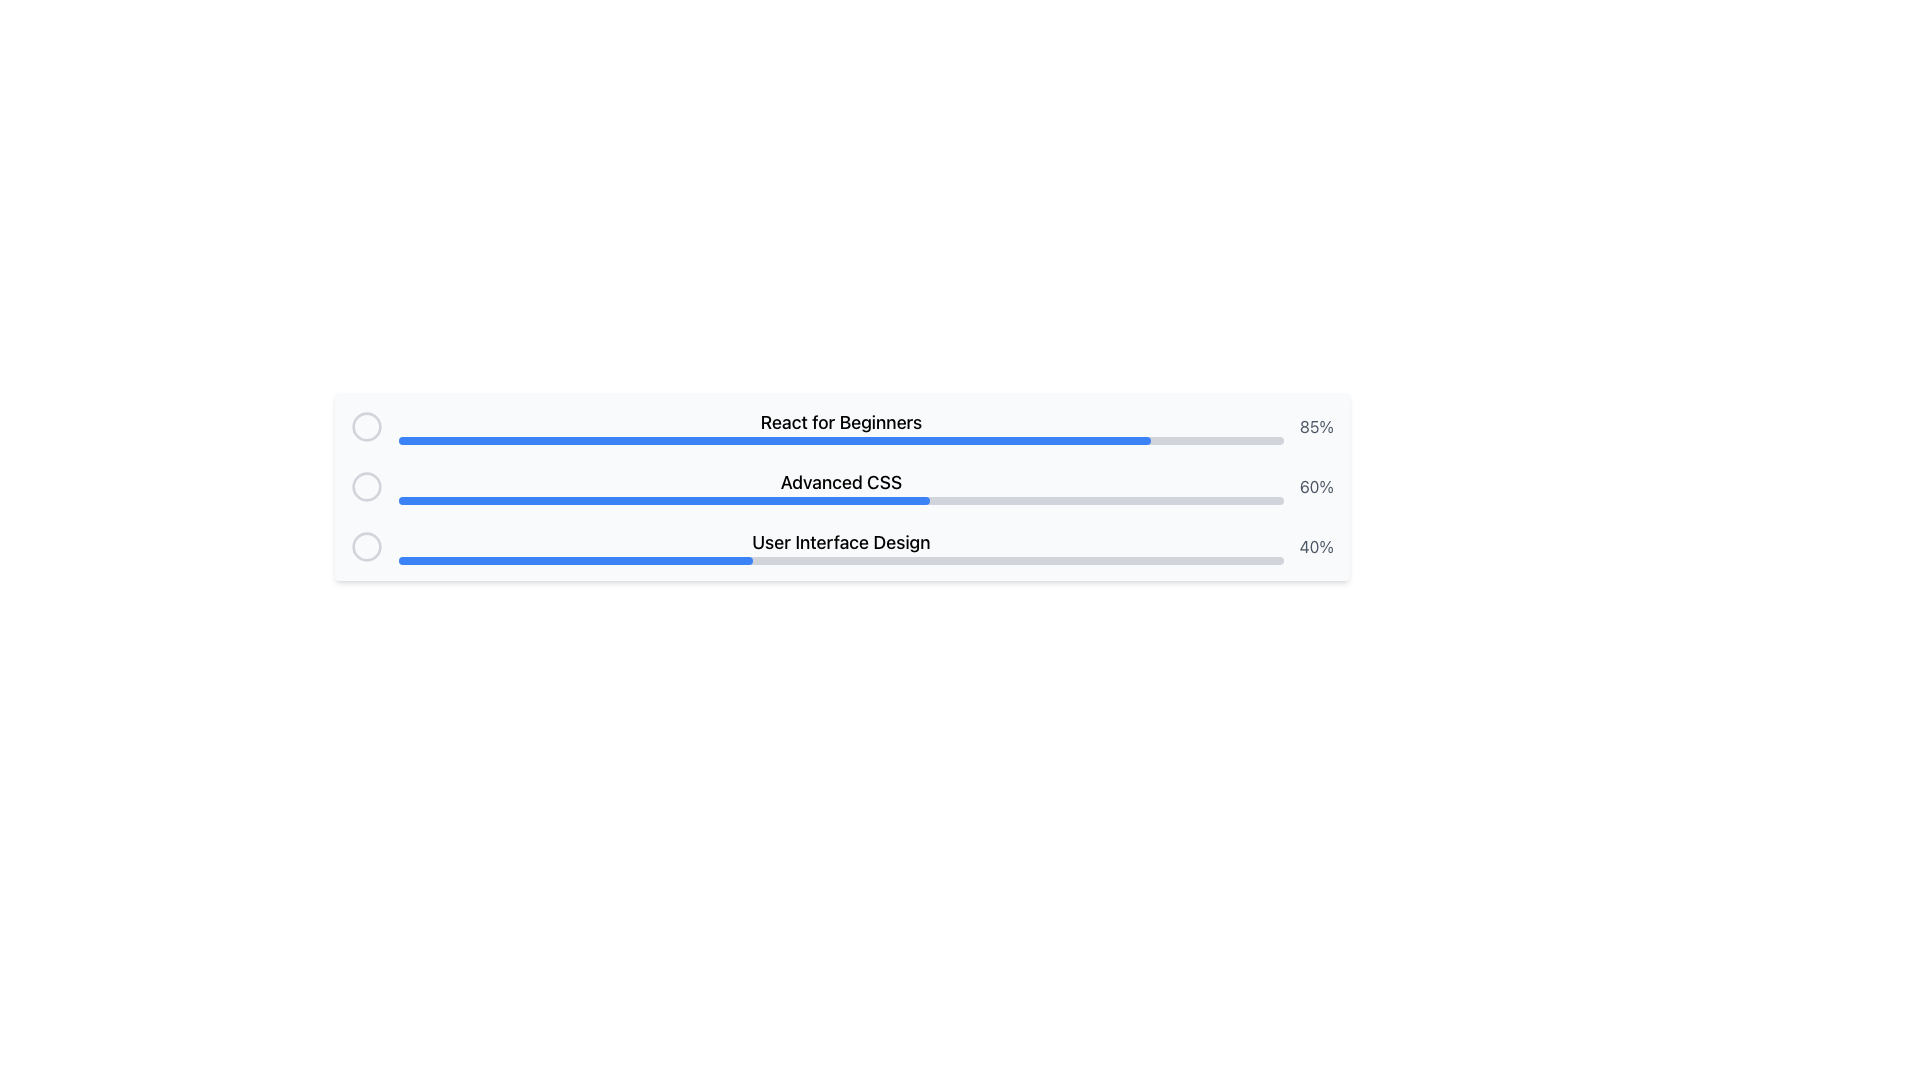 The height and width of the screenshot is (1080, 1920). What do you see at coordinates (841, 547) in the screenshot?
I see `the Labeled Progress Indicator that displays 'User Interface Design' above a gray horizontal progress bar filled to 40%` at bounding box center [841, 547].